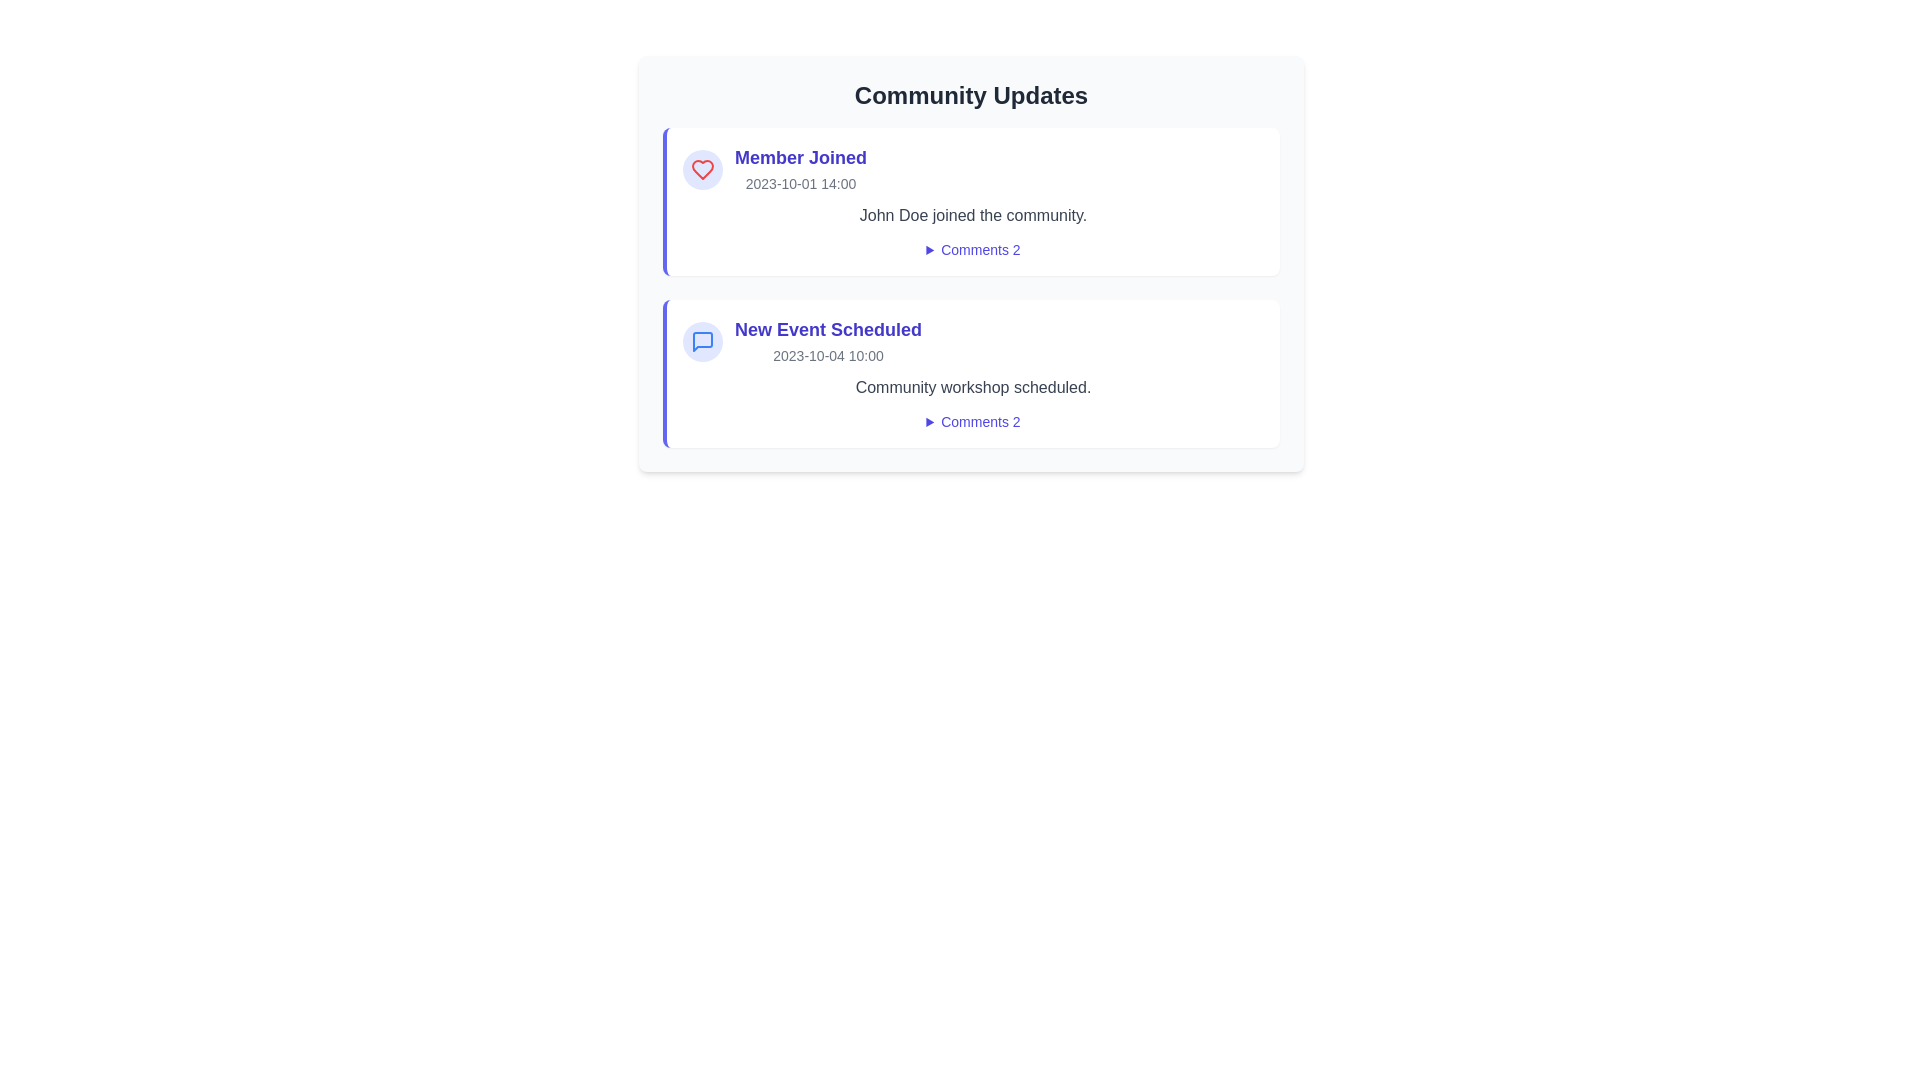 The image size is (1920, 1080). What do you see at coordinates (710, 323) in the screenshot?
I see `the SVG-based icon located at the bottom right of the 'New Event Scheduled' entry to indicate a navigational affordance` at bounding box center [710, 323].